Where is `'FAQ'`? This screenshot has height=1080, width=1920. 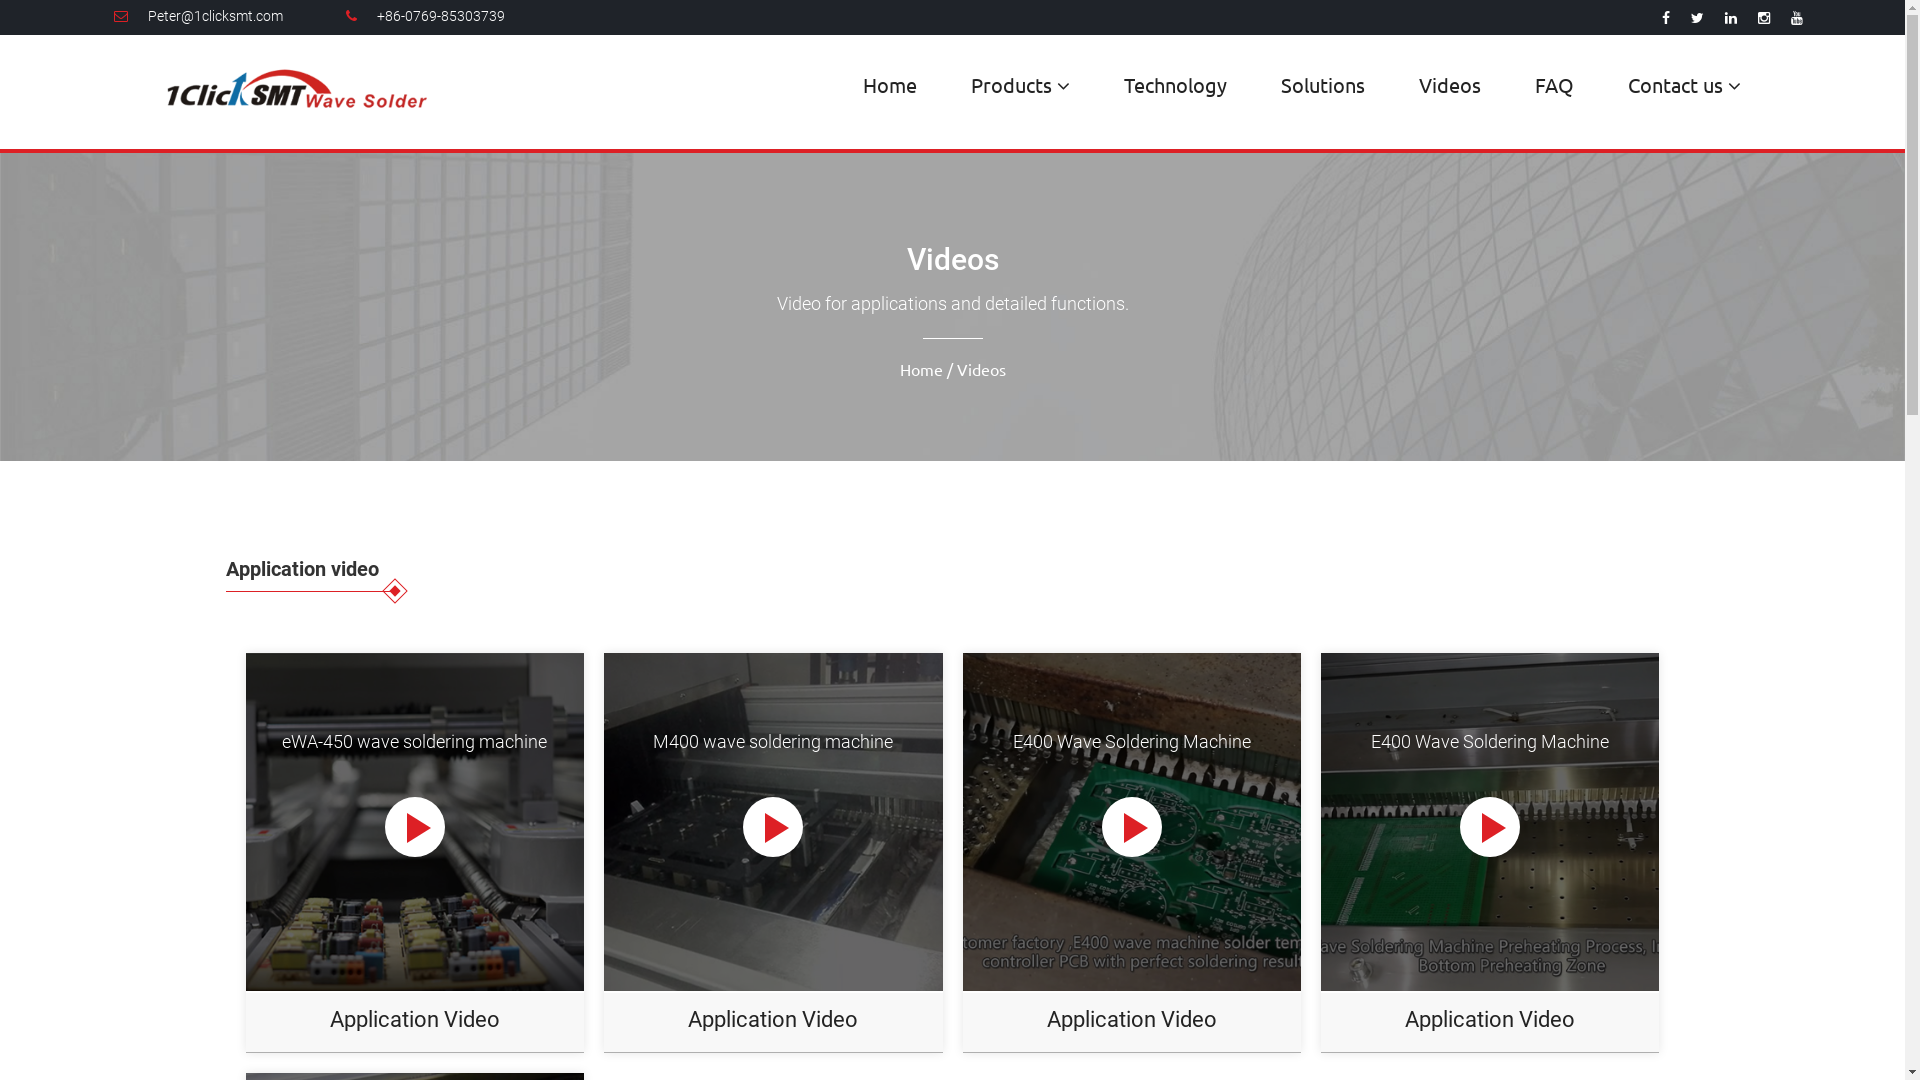 'FAQ' is located at coordinates (1520, 83).